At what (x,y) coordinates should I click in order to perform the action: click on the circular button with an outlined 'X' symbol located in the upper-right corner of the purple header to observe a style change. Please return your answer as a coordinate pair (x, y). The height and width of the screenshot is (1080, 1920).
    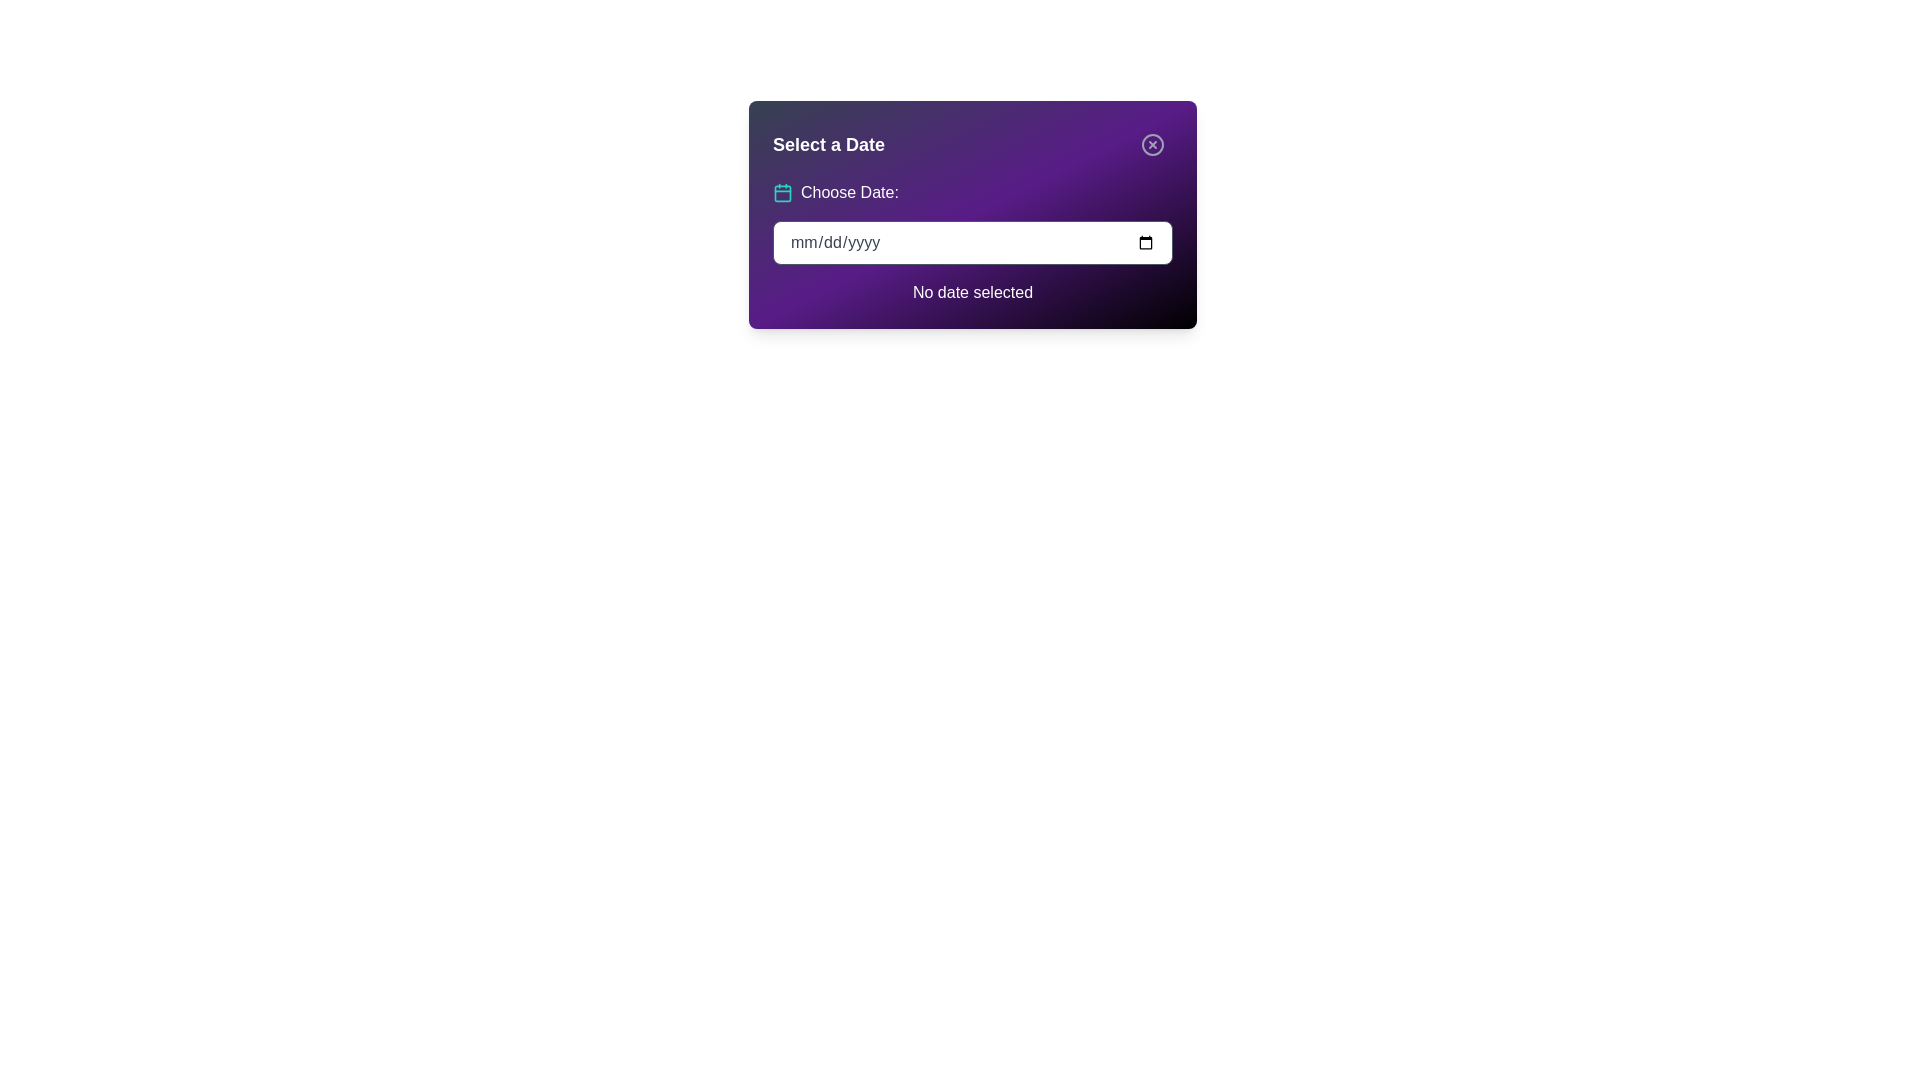
    Looking at the image, I should click on (1152, 144).